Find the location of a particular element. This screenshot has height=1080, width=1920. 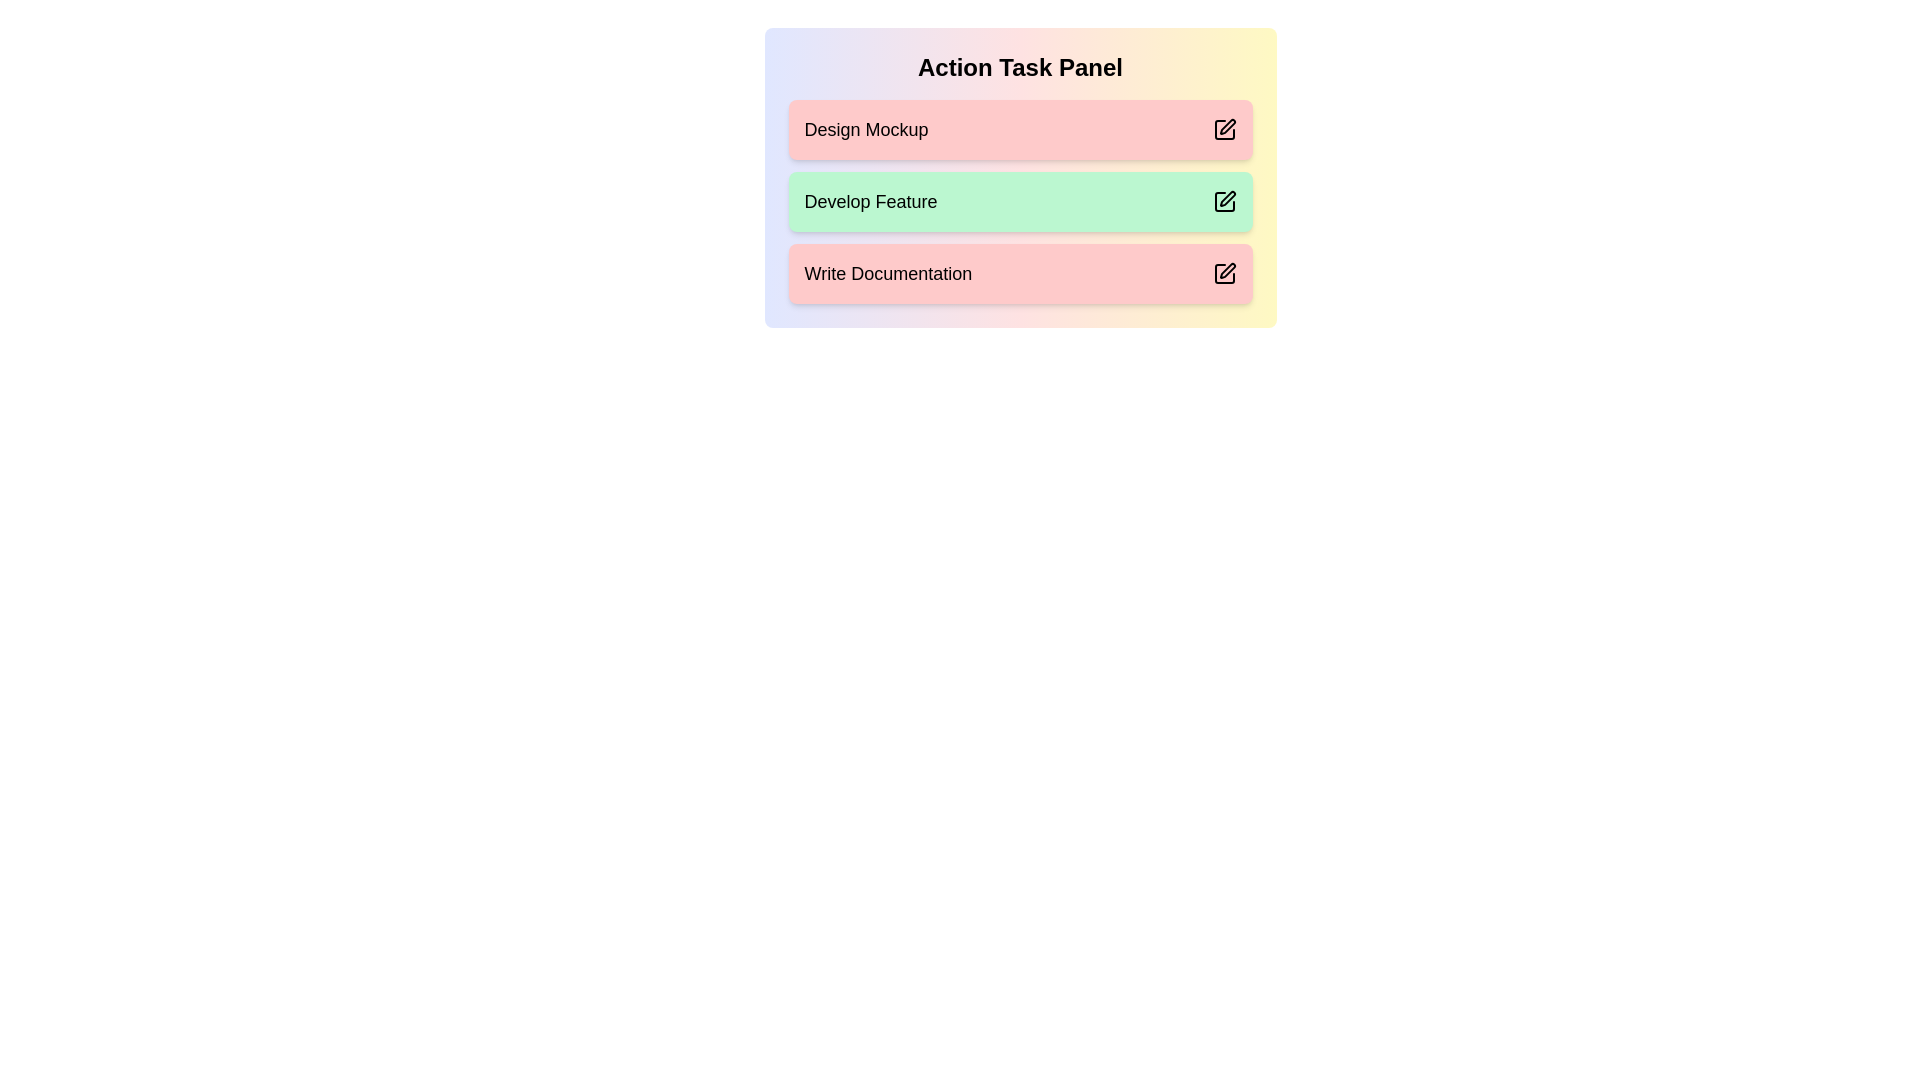

the task Develop Feature to observe its hover effect is located at coordinates (1020, 201).